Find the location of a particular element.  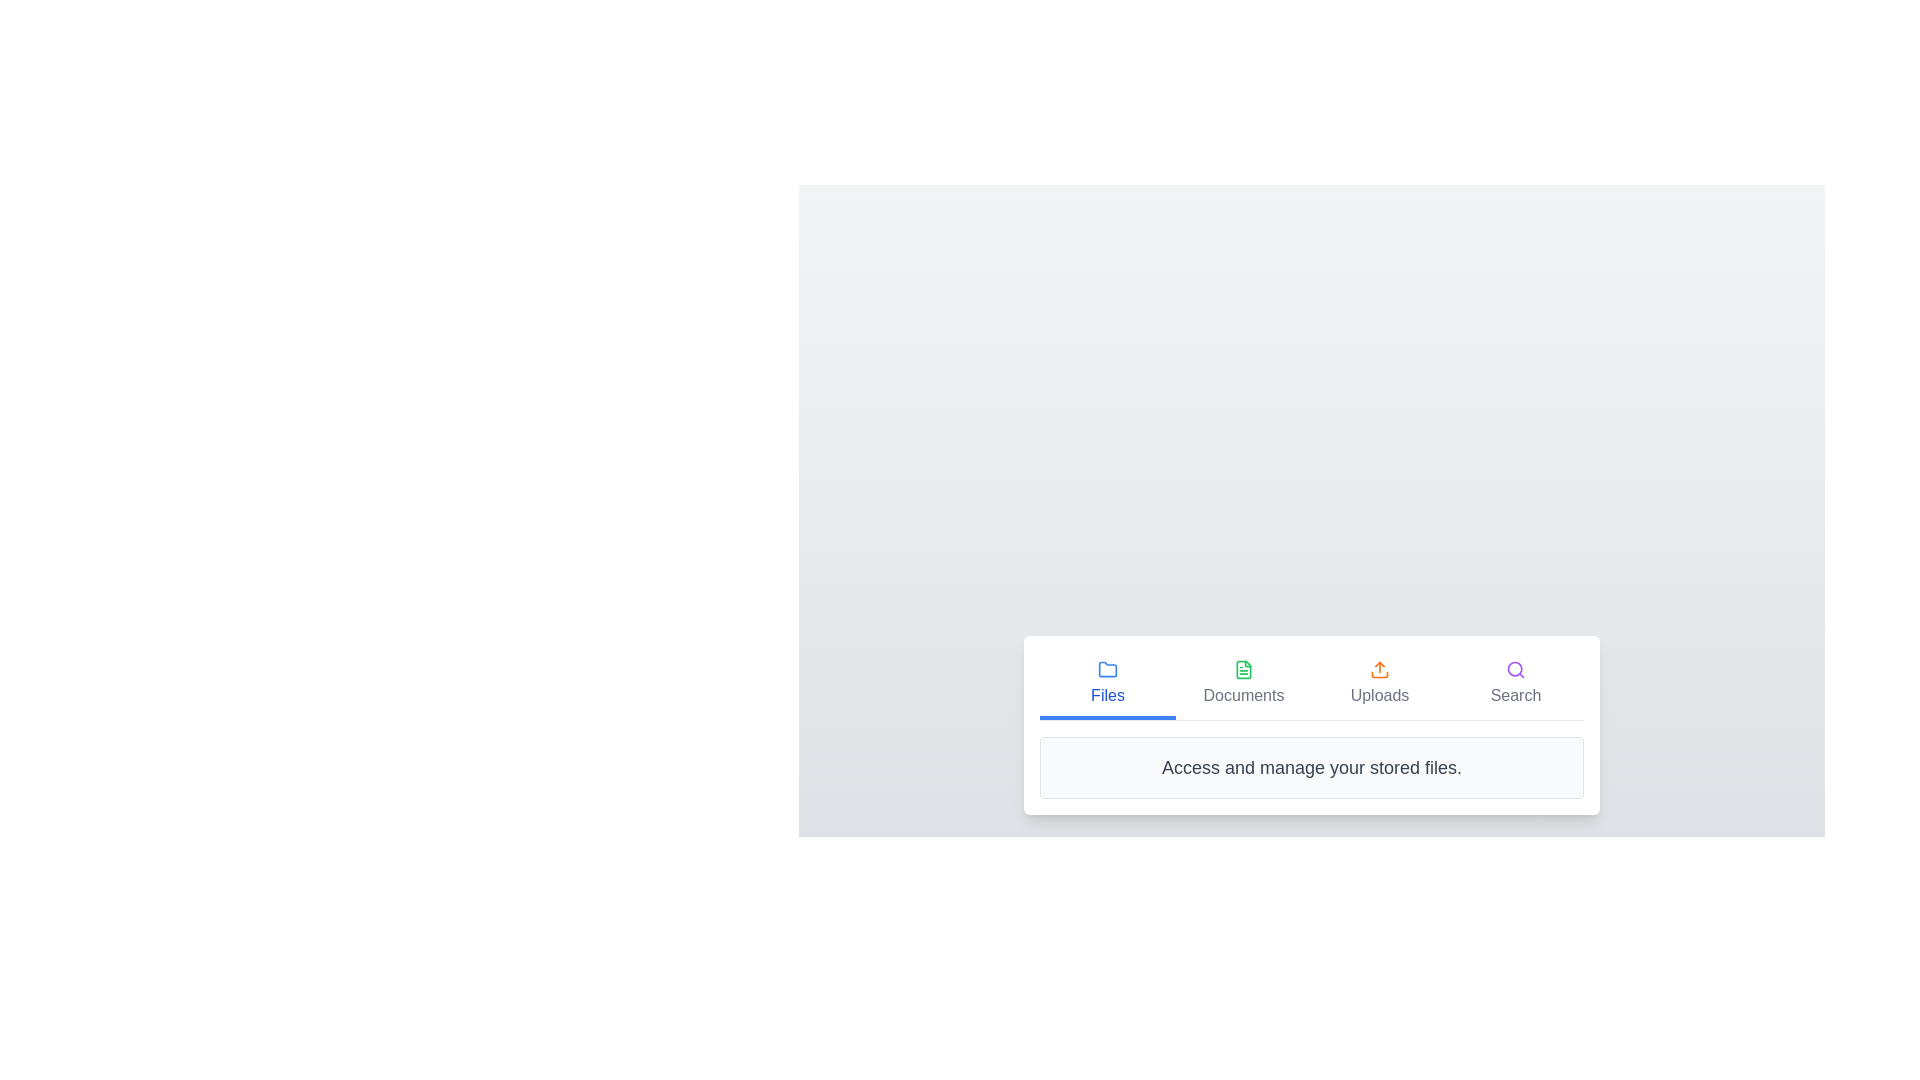

the tab labeled Search to view its content is located at coordinates (1516, 684).